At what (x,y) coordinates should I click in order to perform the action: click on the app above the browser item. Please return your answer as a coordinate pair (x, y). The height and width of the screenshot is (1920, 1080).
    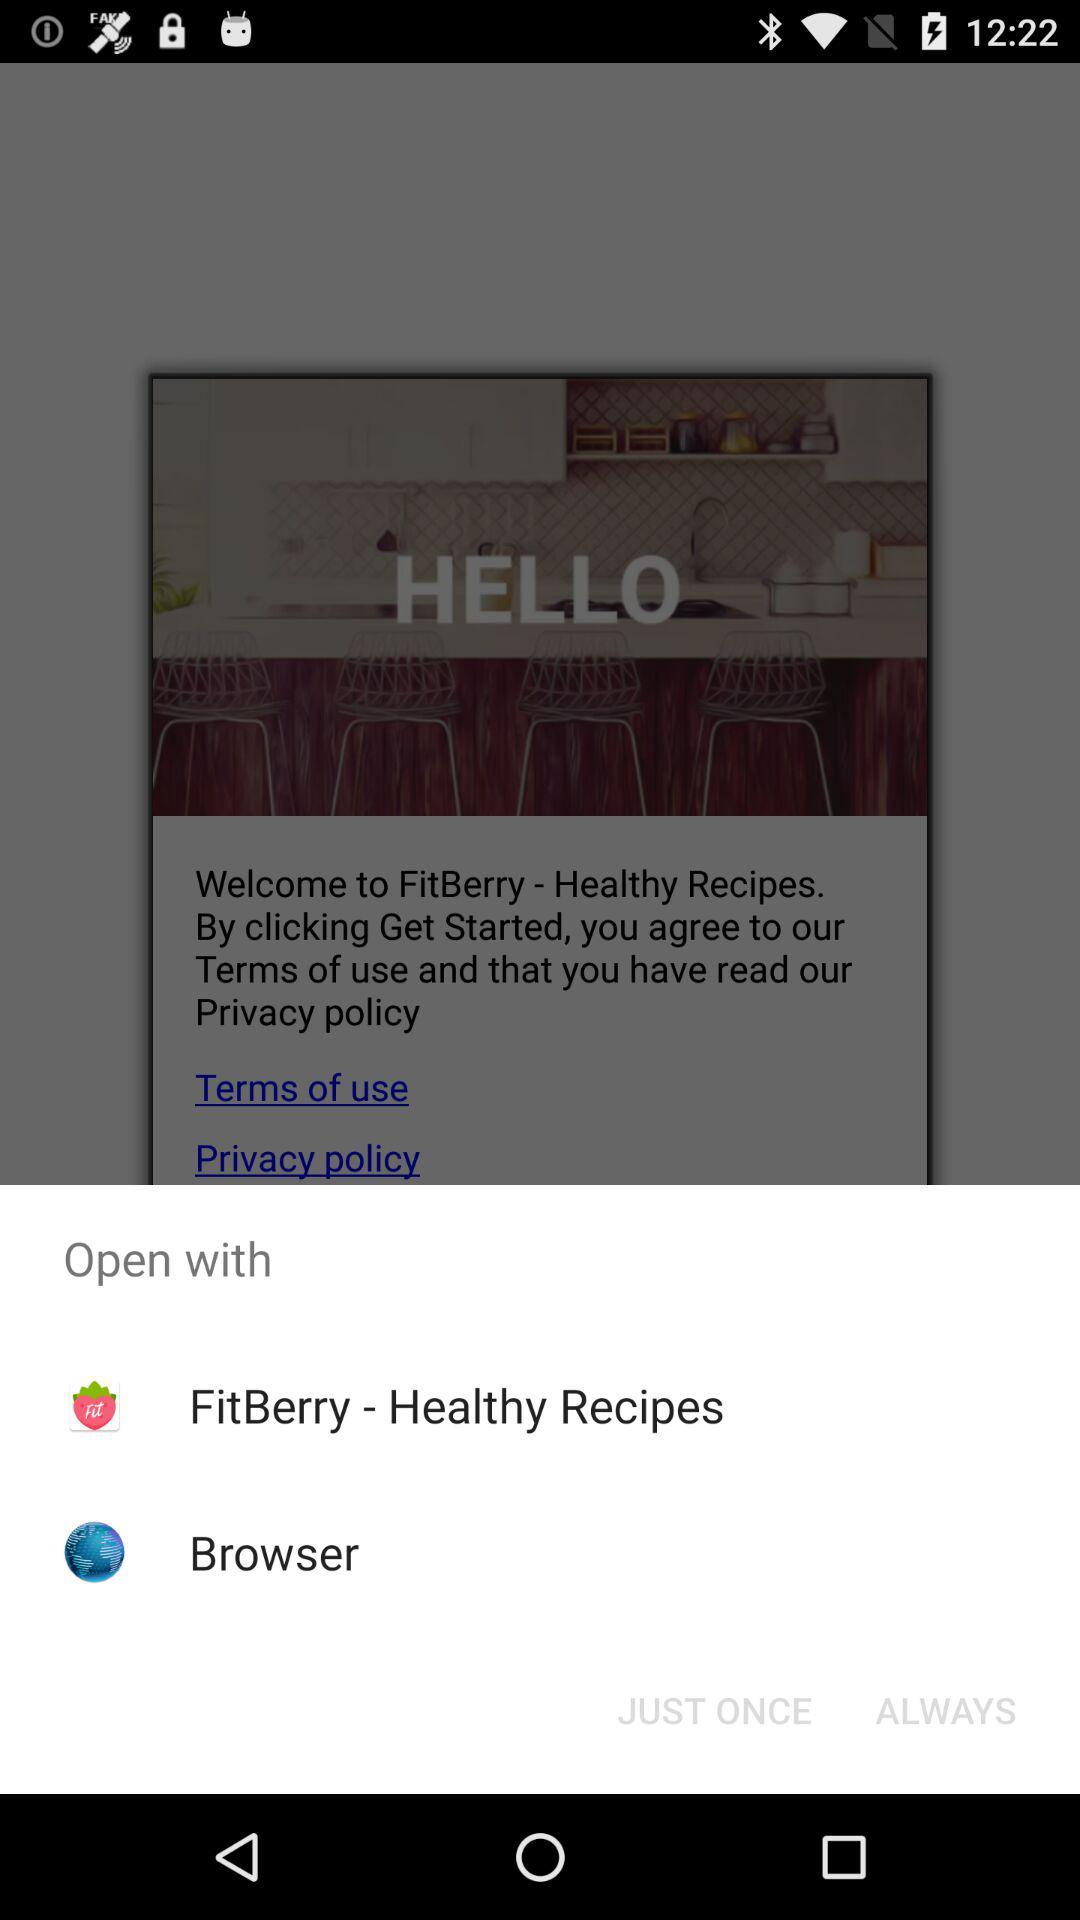
    Looking at the image, I should click on (456, 1404).